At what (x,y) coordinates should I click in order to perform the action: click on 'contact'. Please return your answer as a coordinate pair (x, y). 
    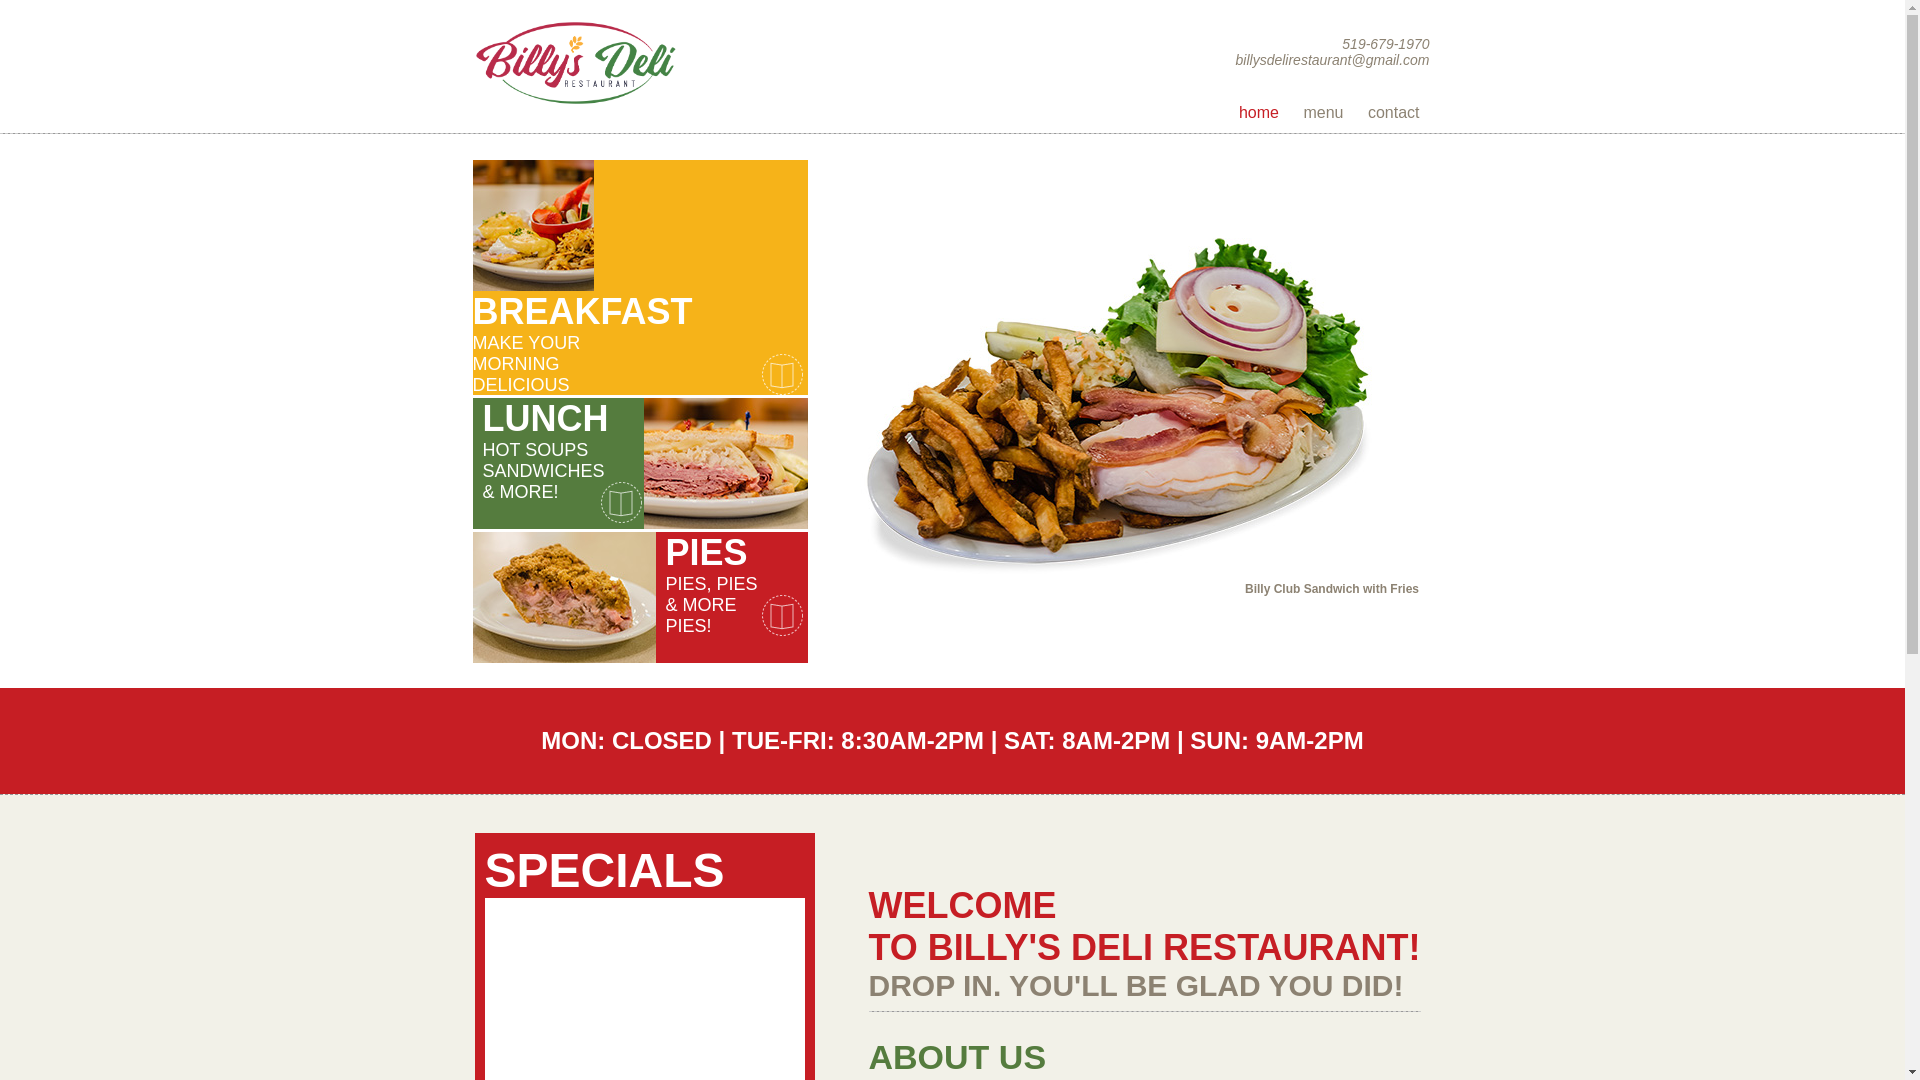
    Looking at the image, I should click on (1392, 112).